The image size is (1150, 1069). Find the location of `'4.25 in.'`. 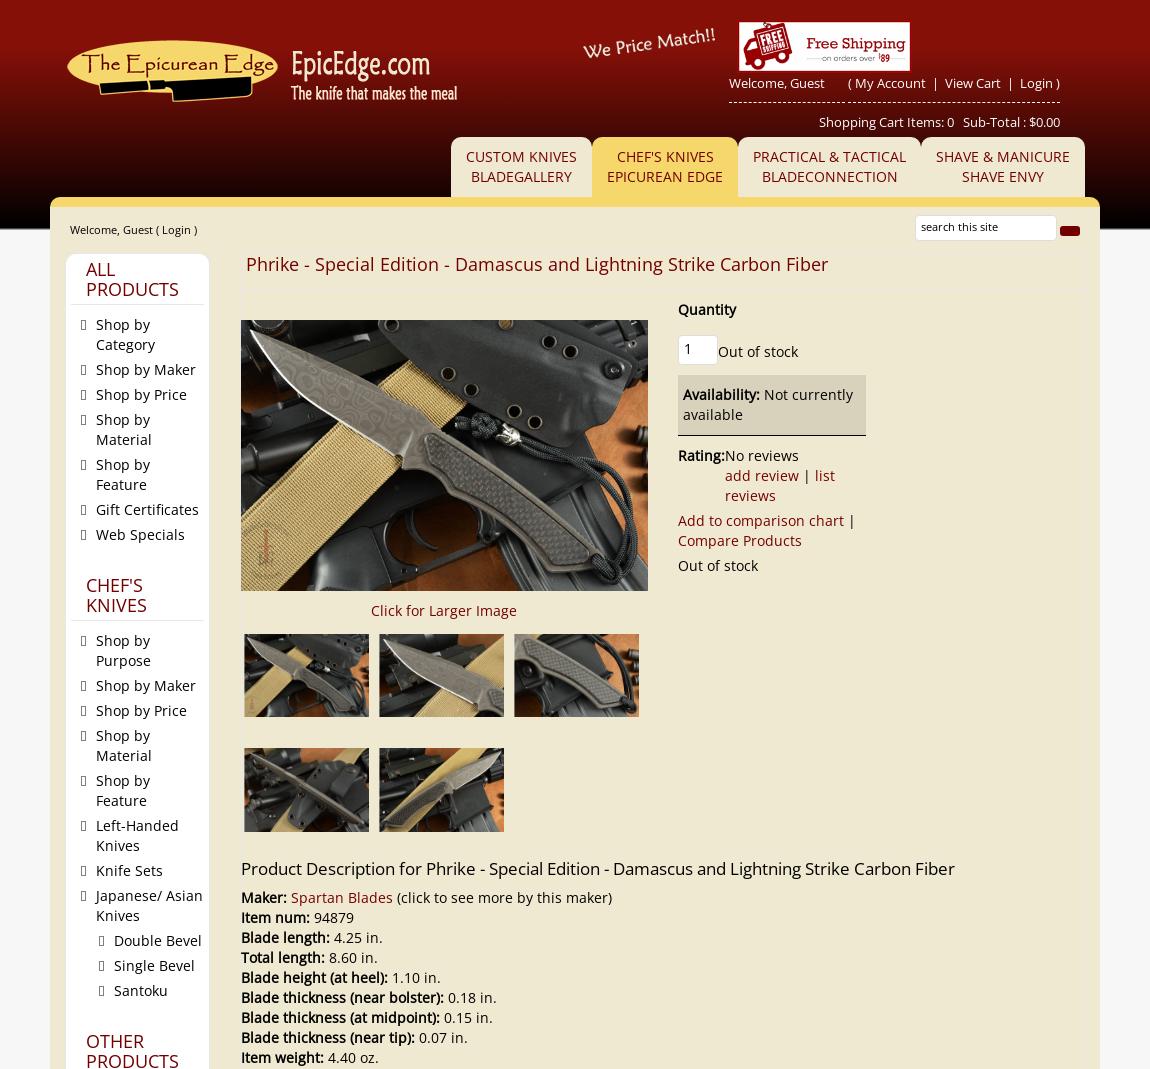

'4.25 in.' is located at coordinates (356, 936).